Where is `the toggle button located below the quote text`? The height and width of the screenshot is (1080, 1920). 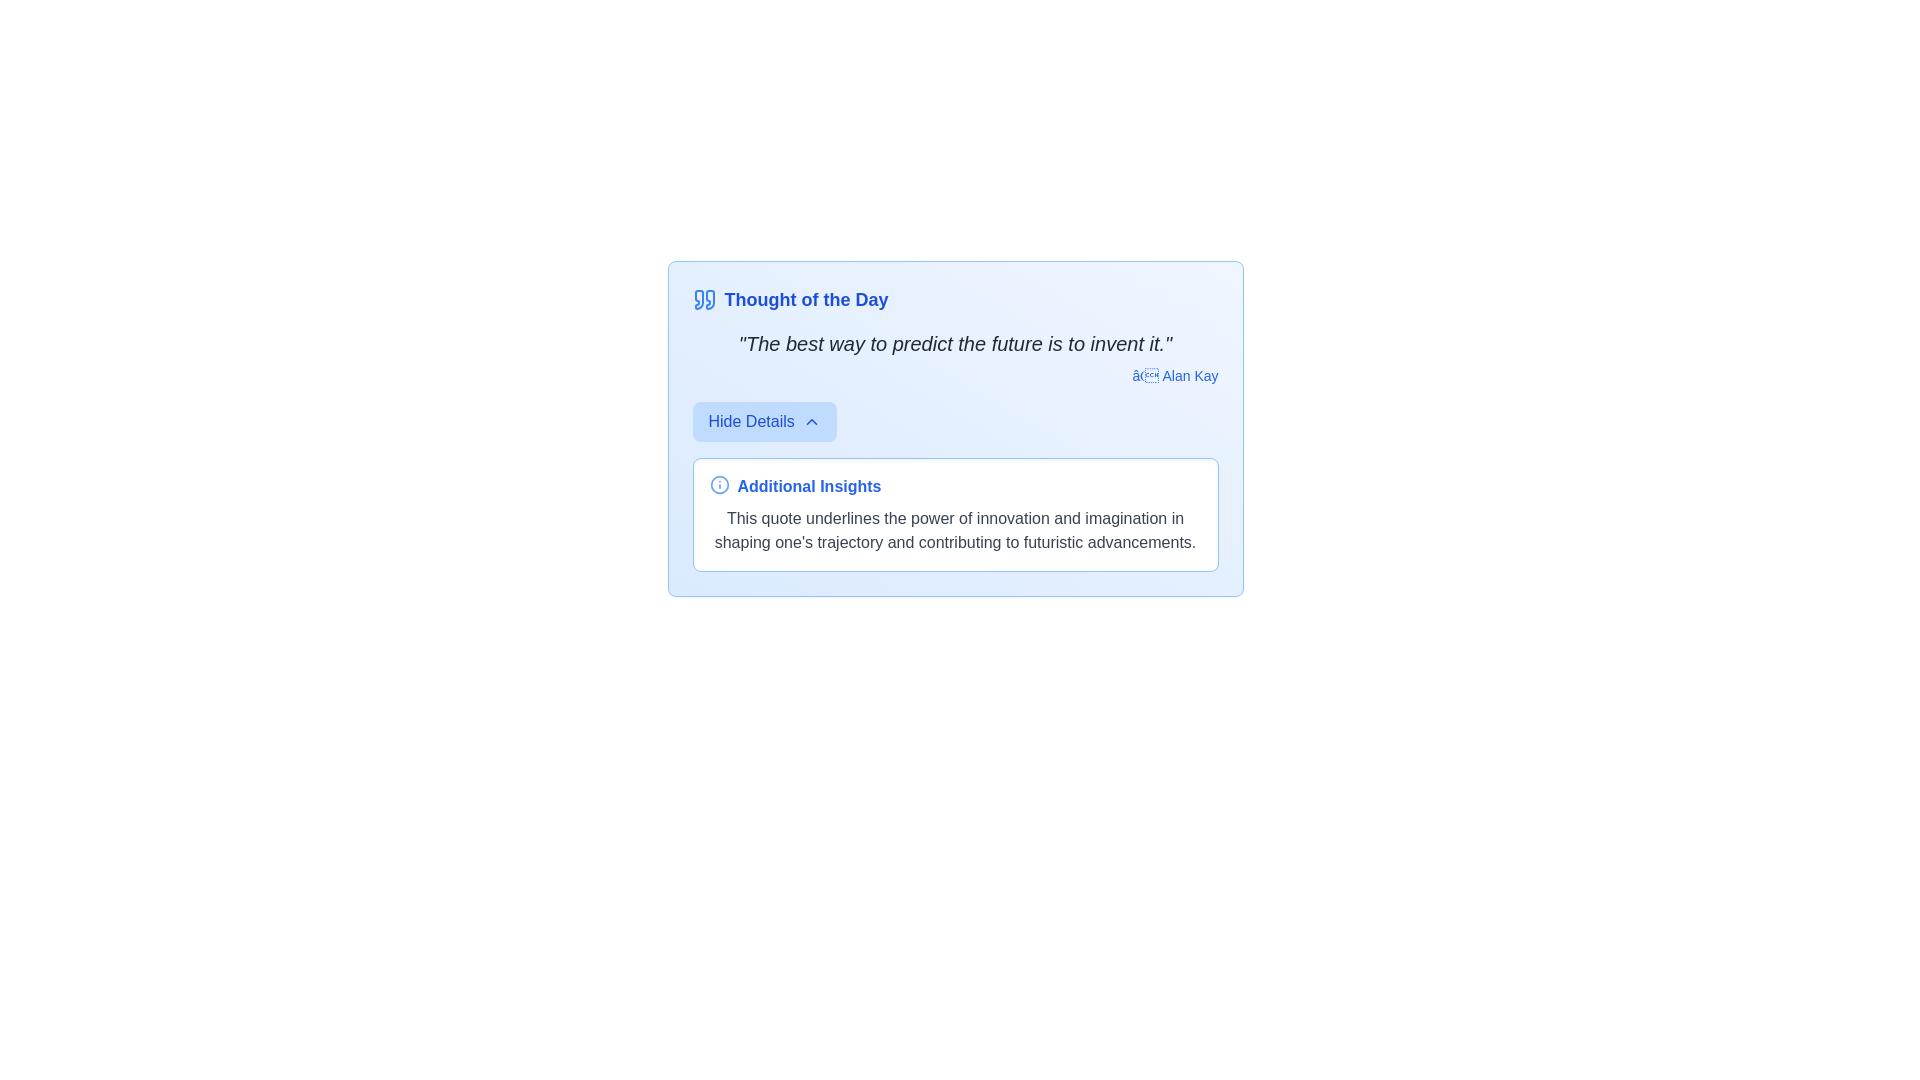 the toggle button located below the quote text is located at coordinates (763, 420).